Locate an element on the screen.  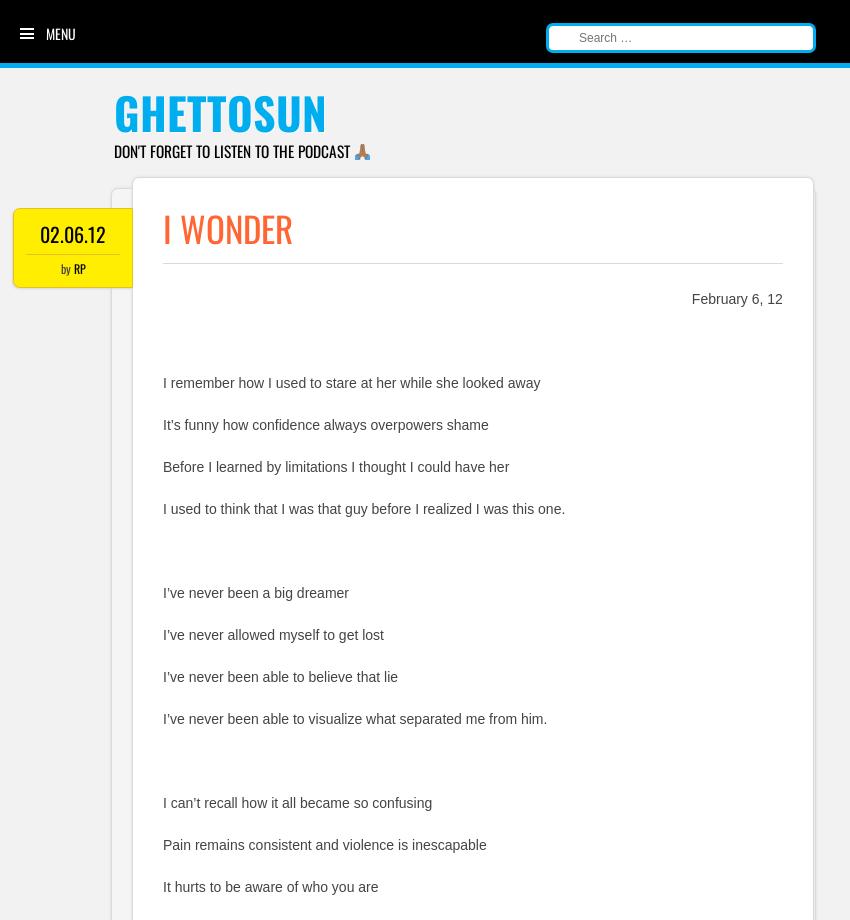
'I’ve never been able to visualize what separated me from him.' is located at coordinates (163, 718).